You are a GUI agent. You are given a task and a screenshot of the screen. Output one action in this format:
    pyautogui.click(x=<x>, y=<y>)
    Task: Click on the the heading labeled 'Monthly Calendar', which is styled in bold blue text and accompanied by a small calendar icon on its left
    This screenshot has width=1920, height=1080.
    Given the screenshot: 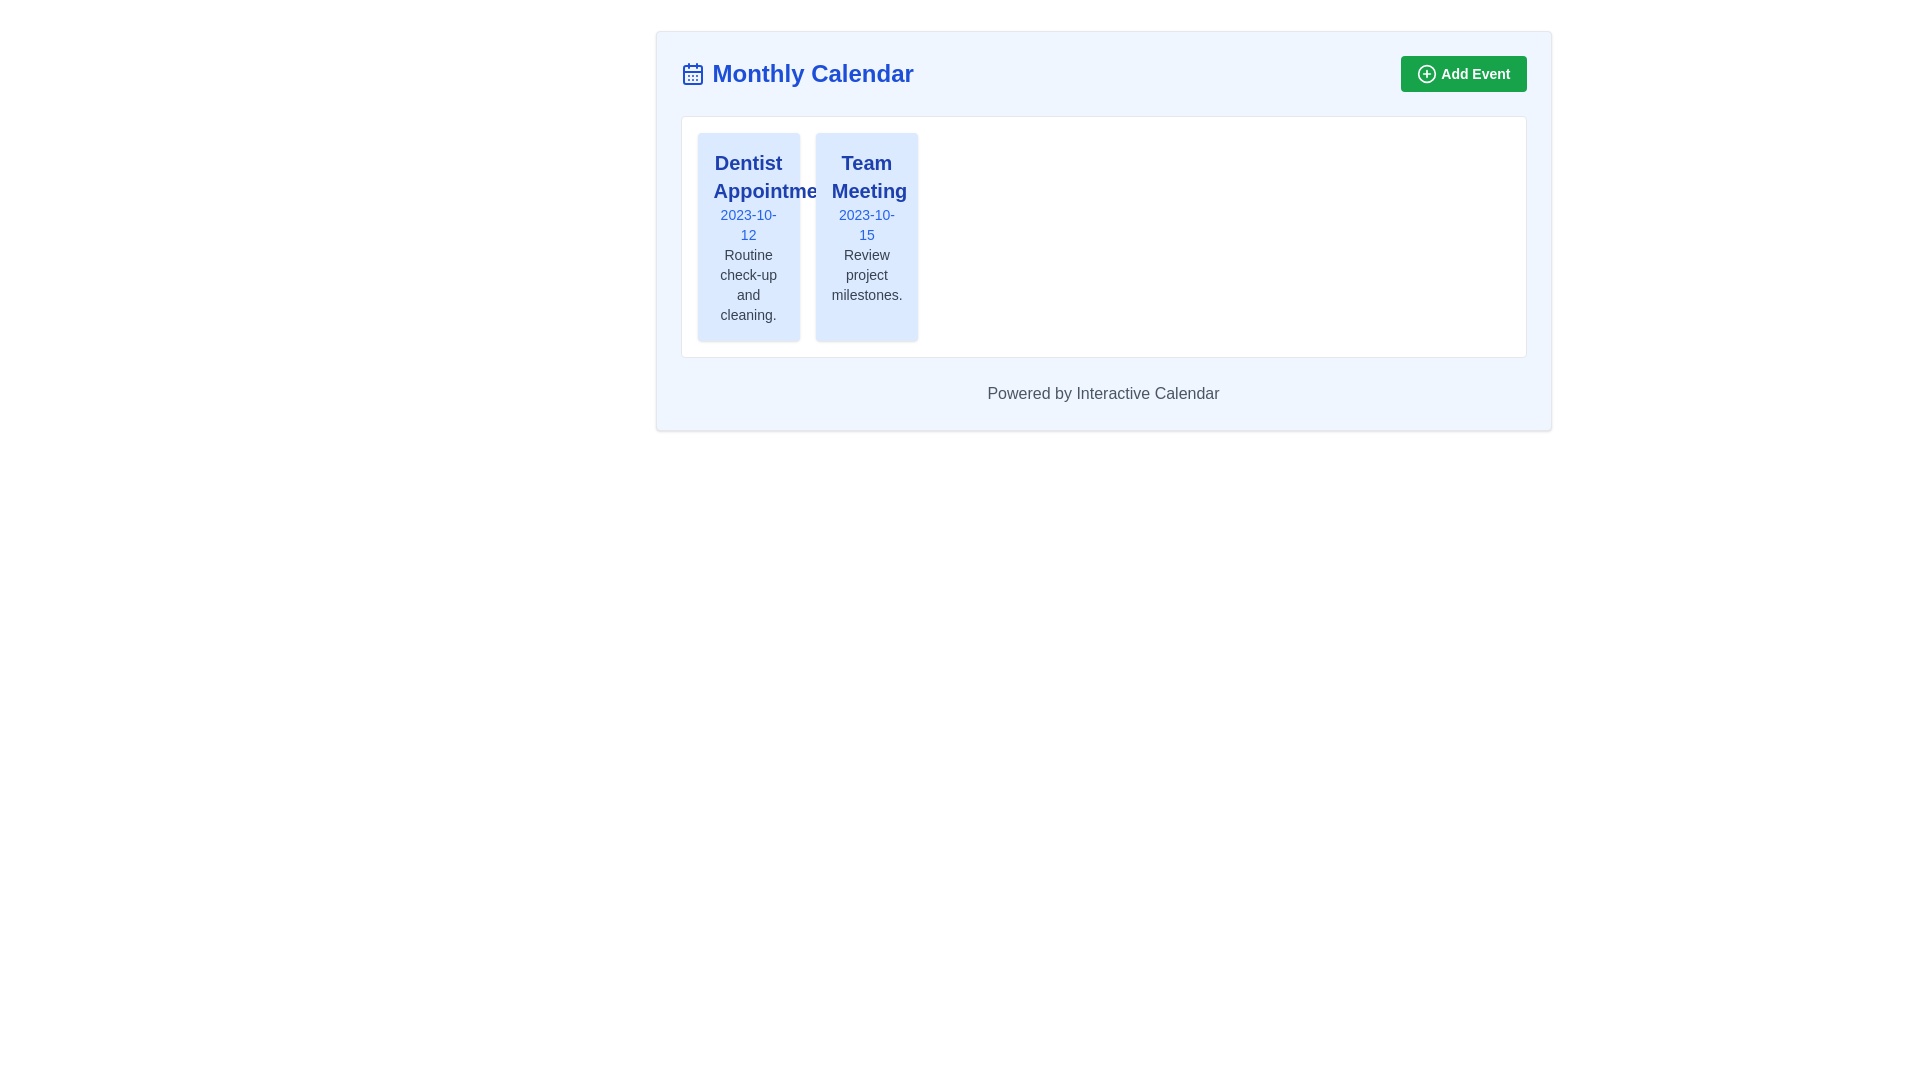 What is the action you would take?
    pyautogui.click(x=796, y=72)
    